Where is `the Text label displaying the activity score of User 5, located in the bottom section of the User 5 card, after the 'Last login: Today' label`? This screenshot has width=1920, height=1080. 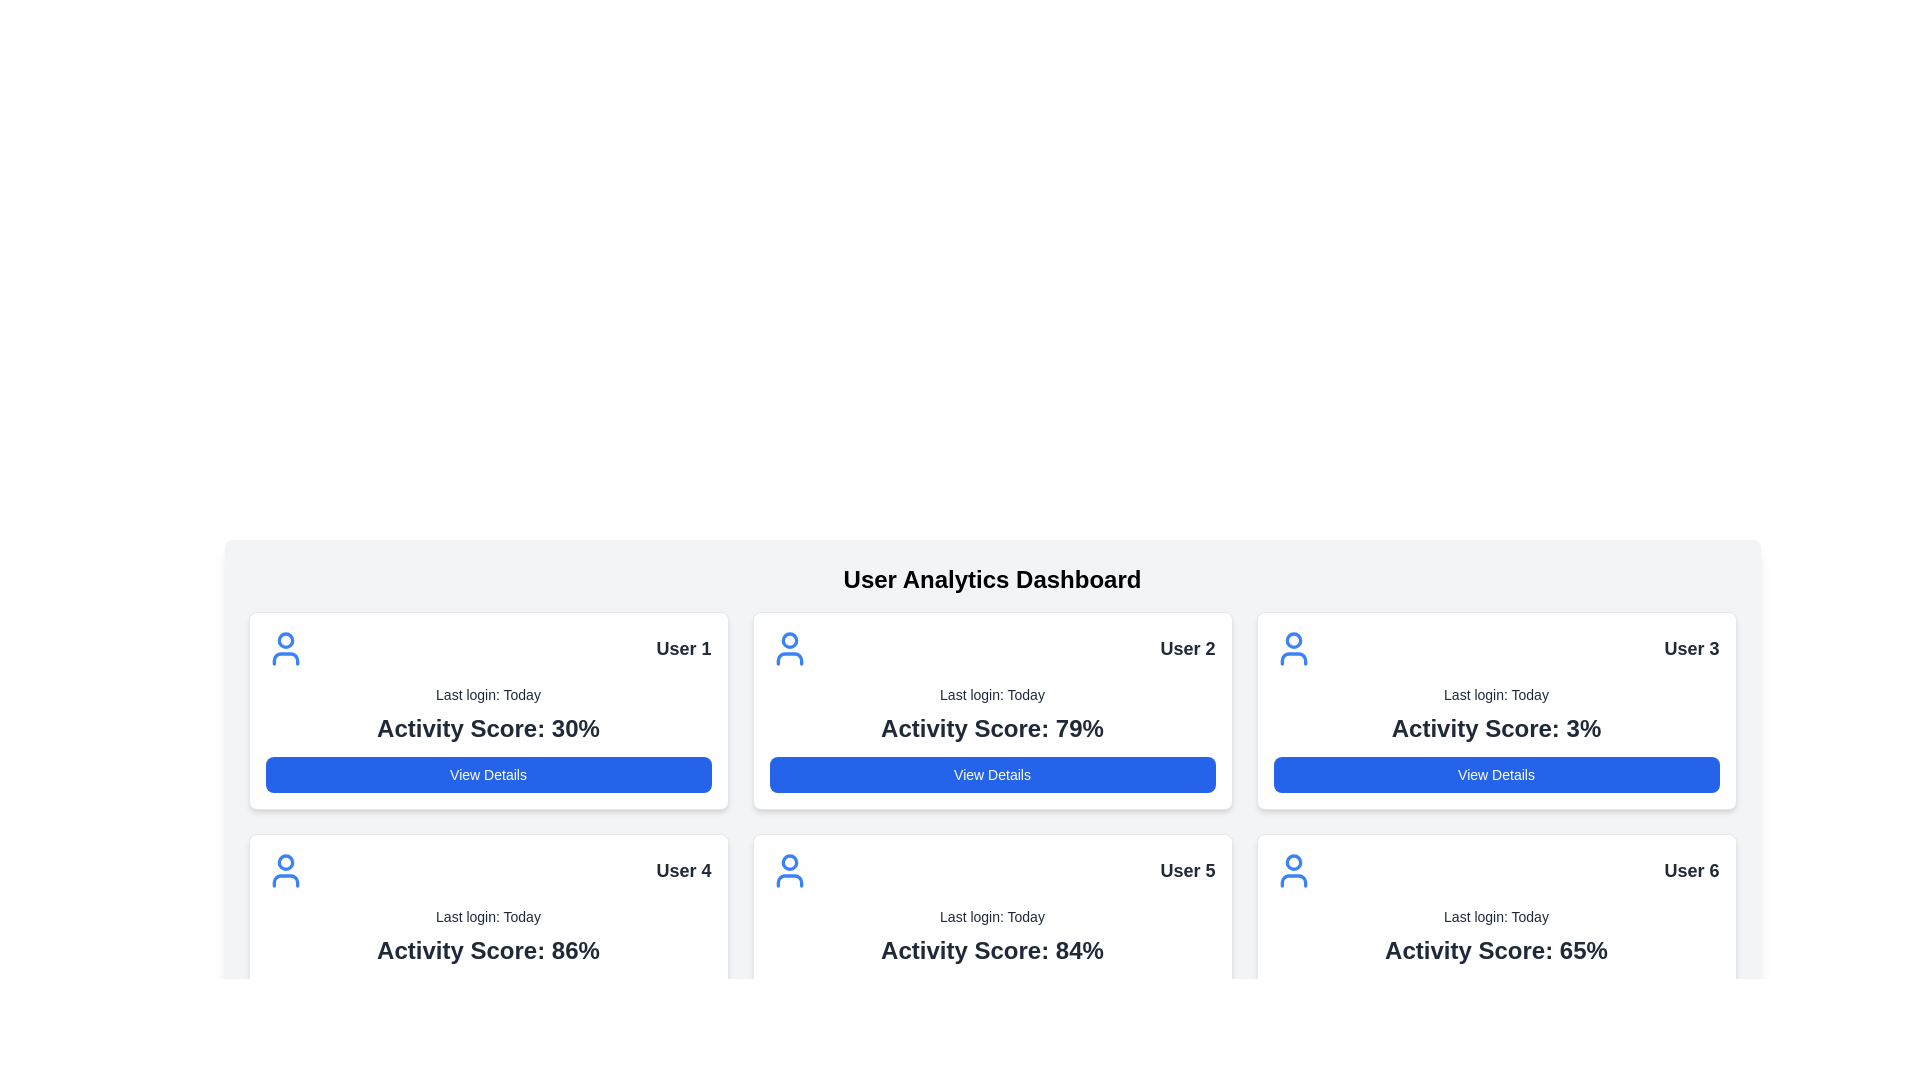
the Text label displaying the activity score of User 5, located in the bottom section of the User 5 card, after the 'Last login: Today' label is located at coordinates (992, 950).